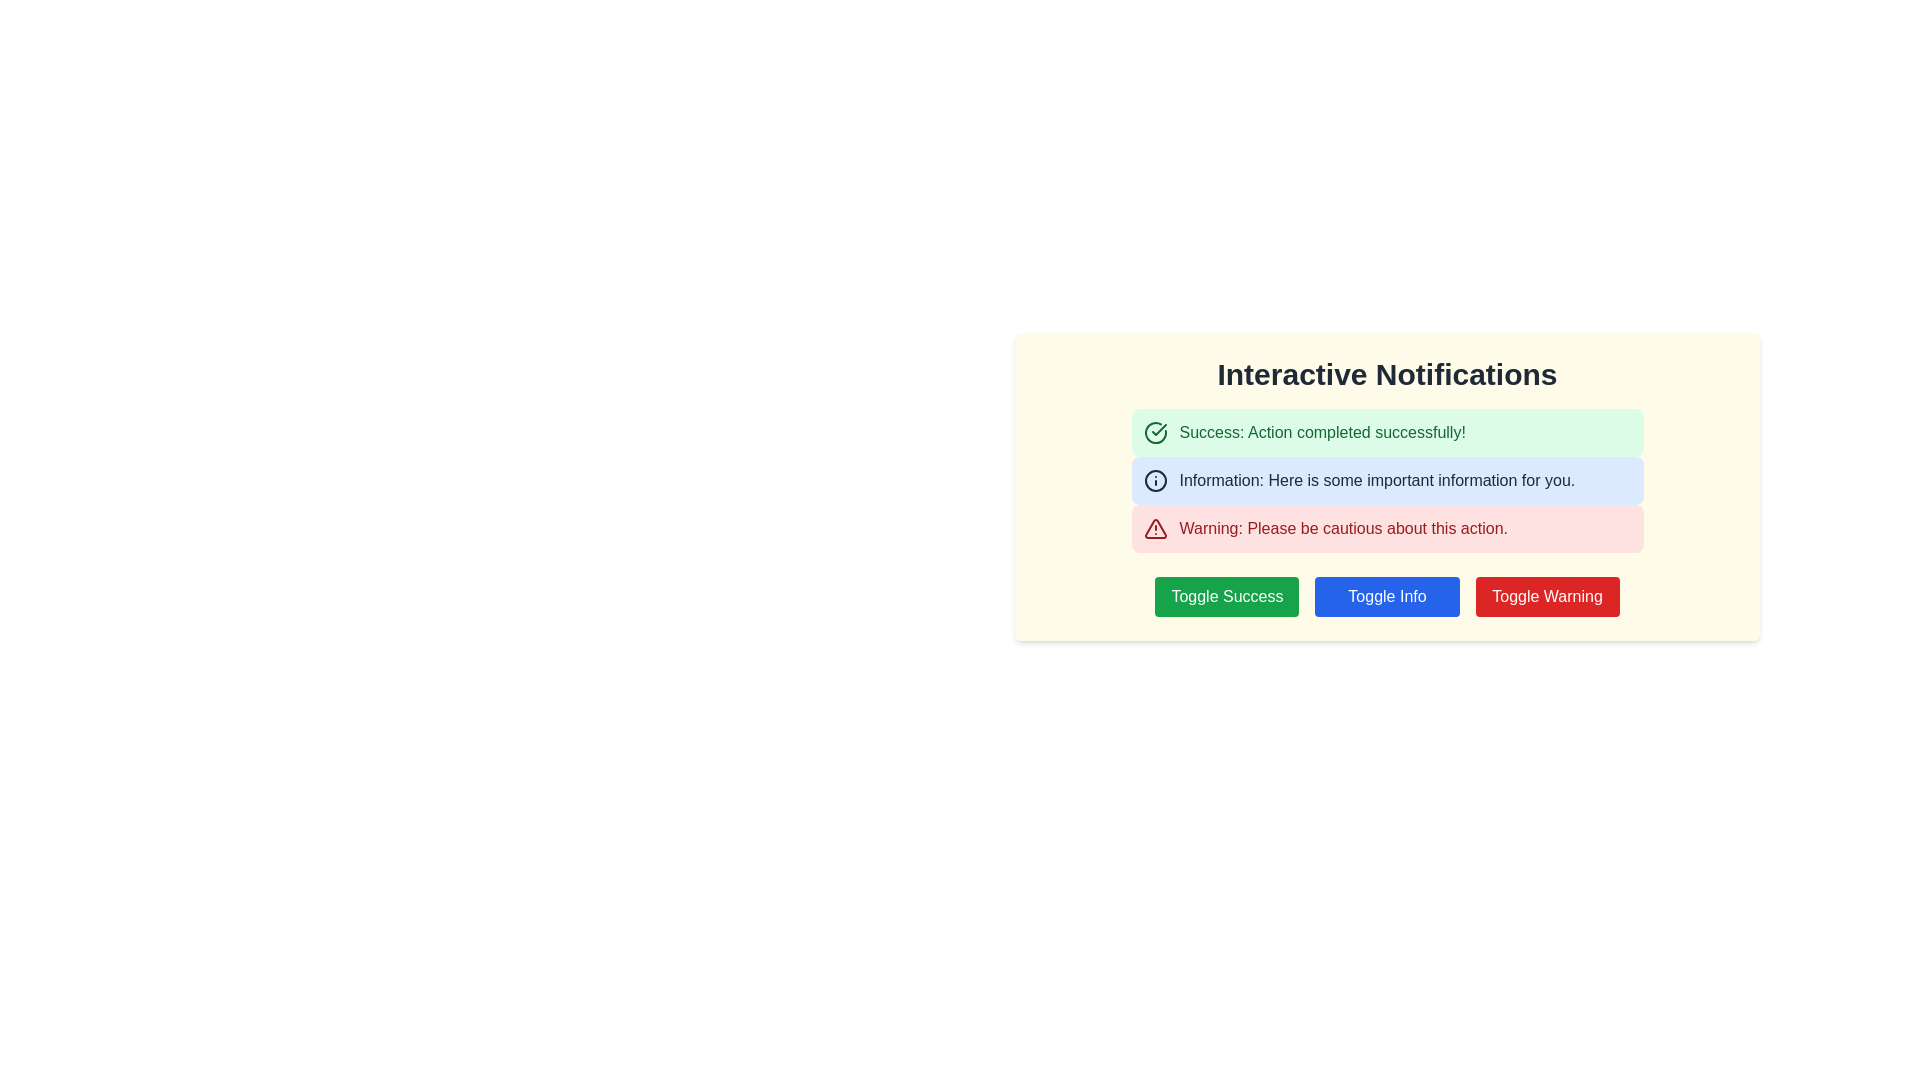  Describe the element at coordinates (1155, 481) in the screenshot. I see `the SVG Circle that visually represents the information icon, located to the left of the 'Information: Here is some important information for you.' text` at that location.